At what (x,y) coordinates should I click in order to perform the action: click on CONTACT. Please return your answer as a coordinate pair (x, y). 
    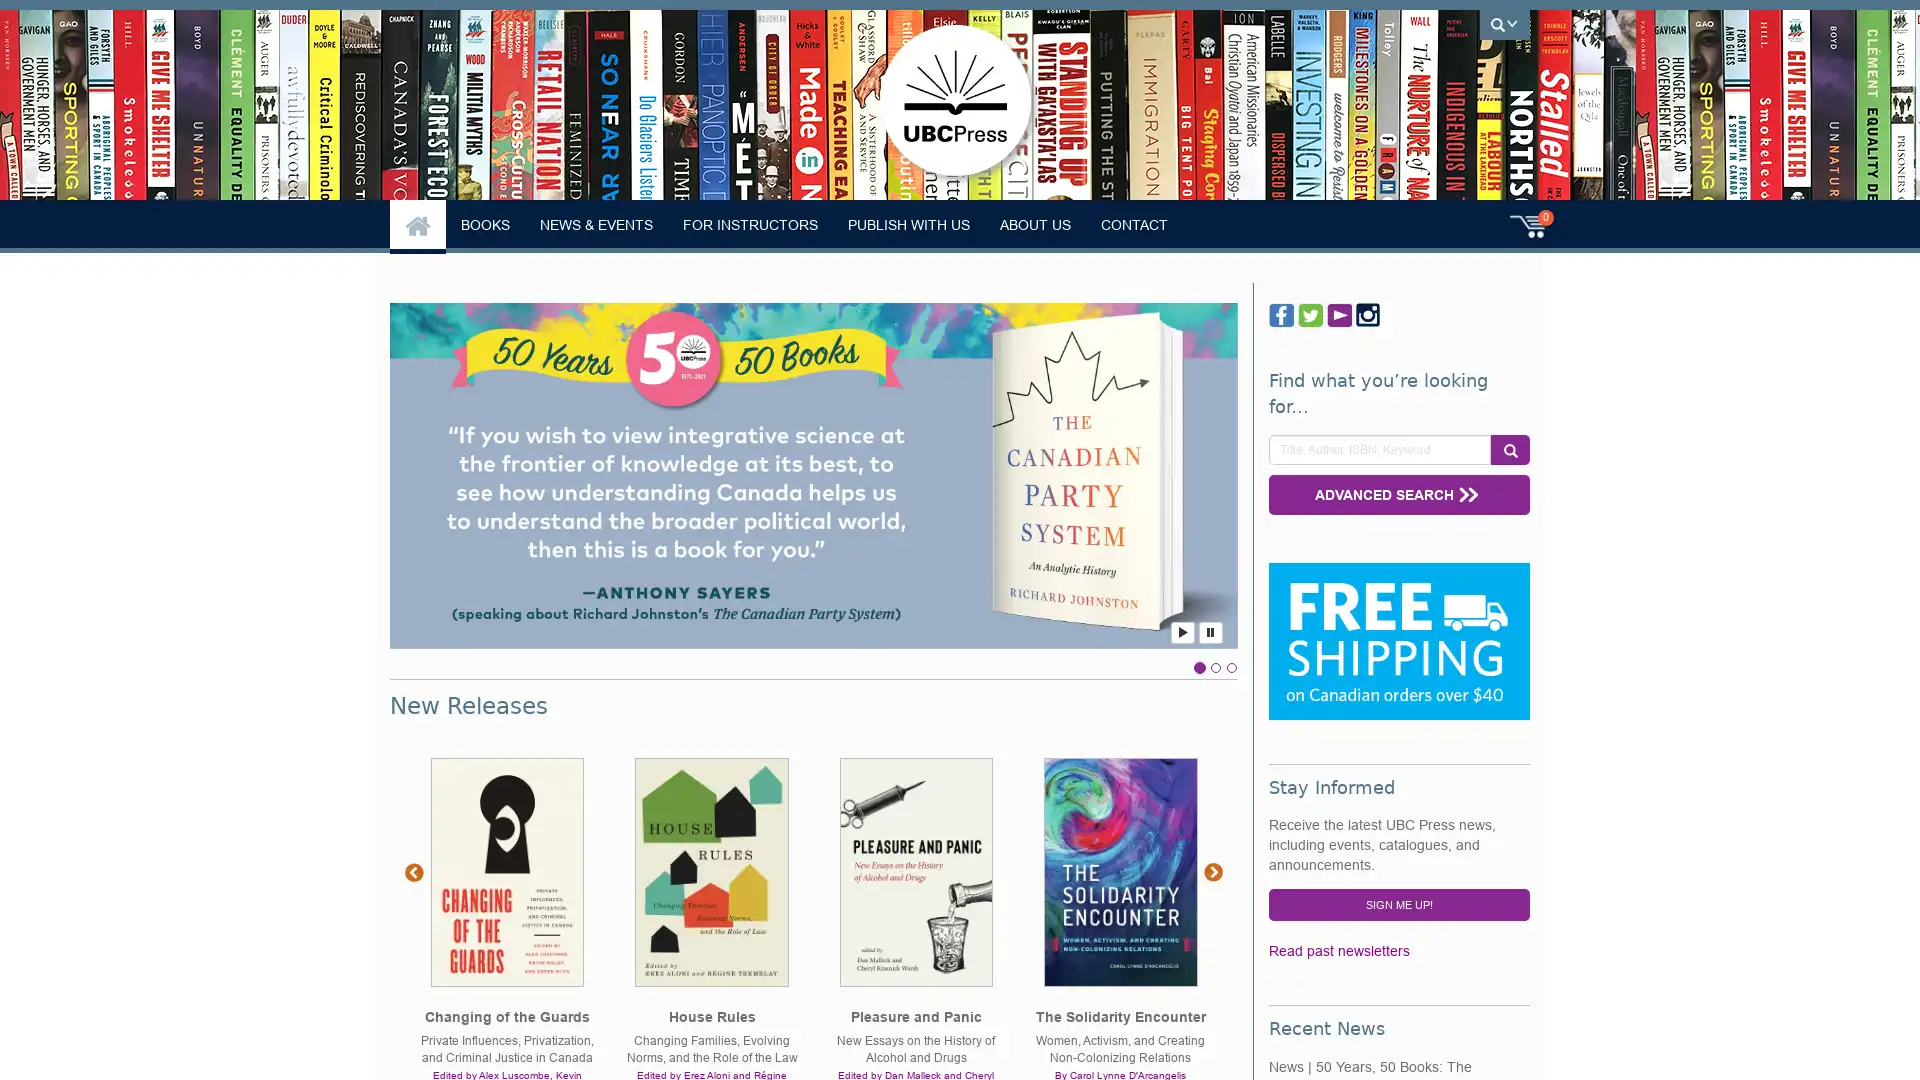
    Looking at the image, I should click on (1134, 224).